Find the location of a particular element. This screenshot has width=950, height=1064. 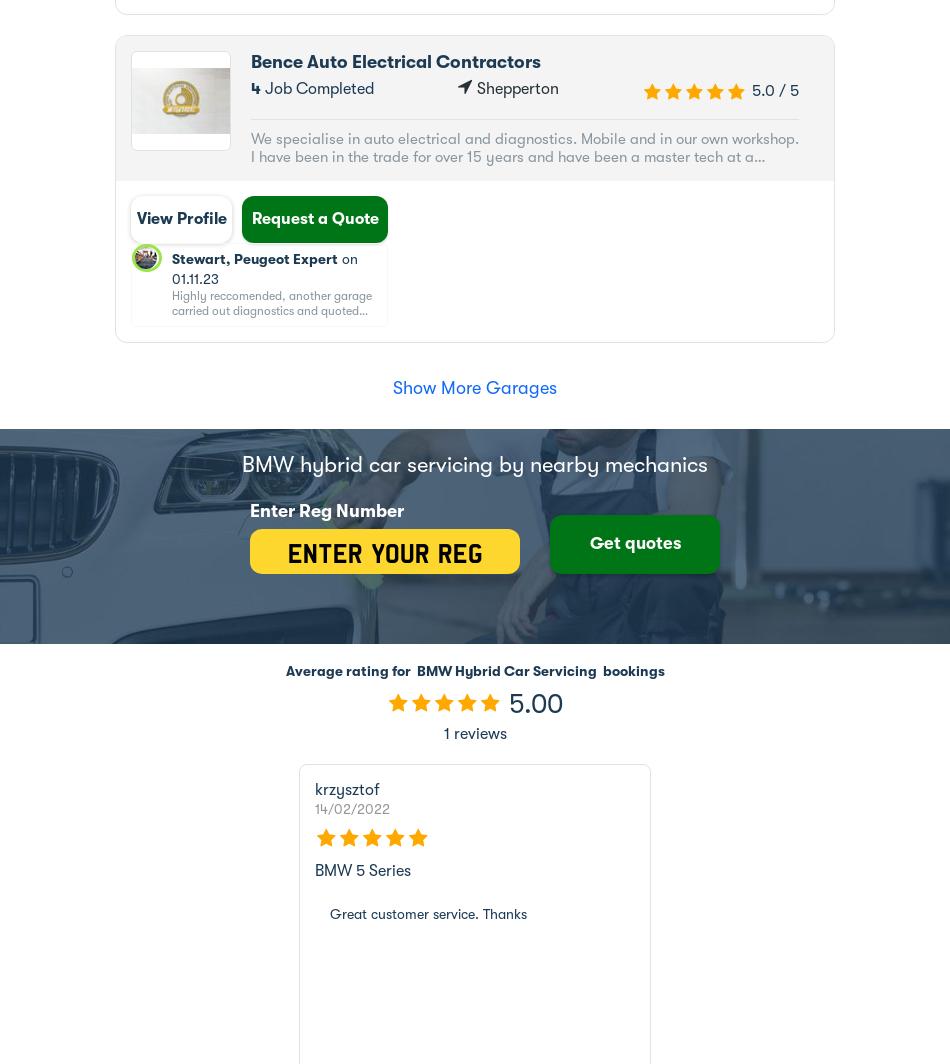

'BMW hybrid car servicing by nearby mechanics' is located at coordinates (475, 464).